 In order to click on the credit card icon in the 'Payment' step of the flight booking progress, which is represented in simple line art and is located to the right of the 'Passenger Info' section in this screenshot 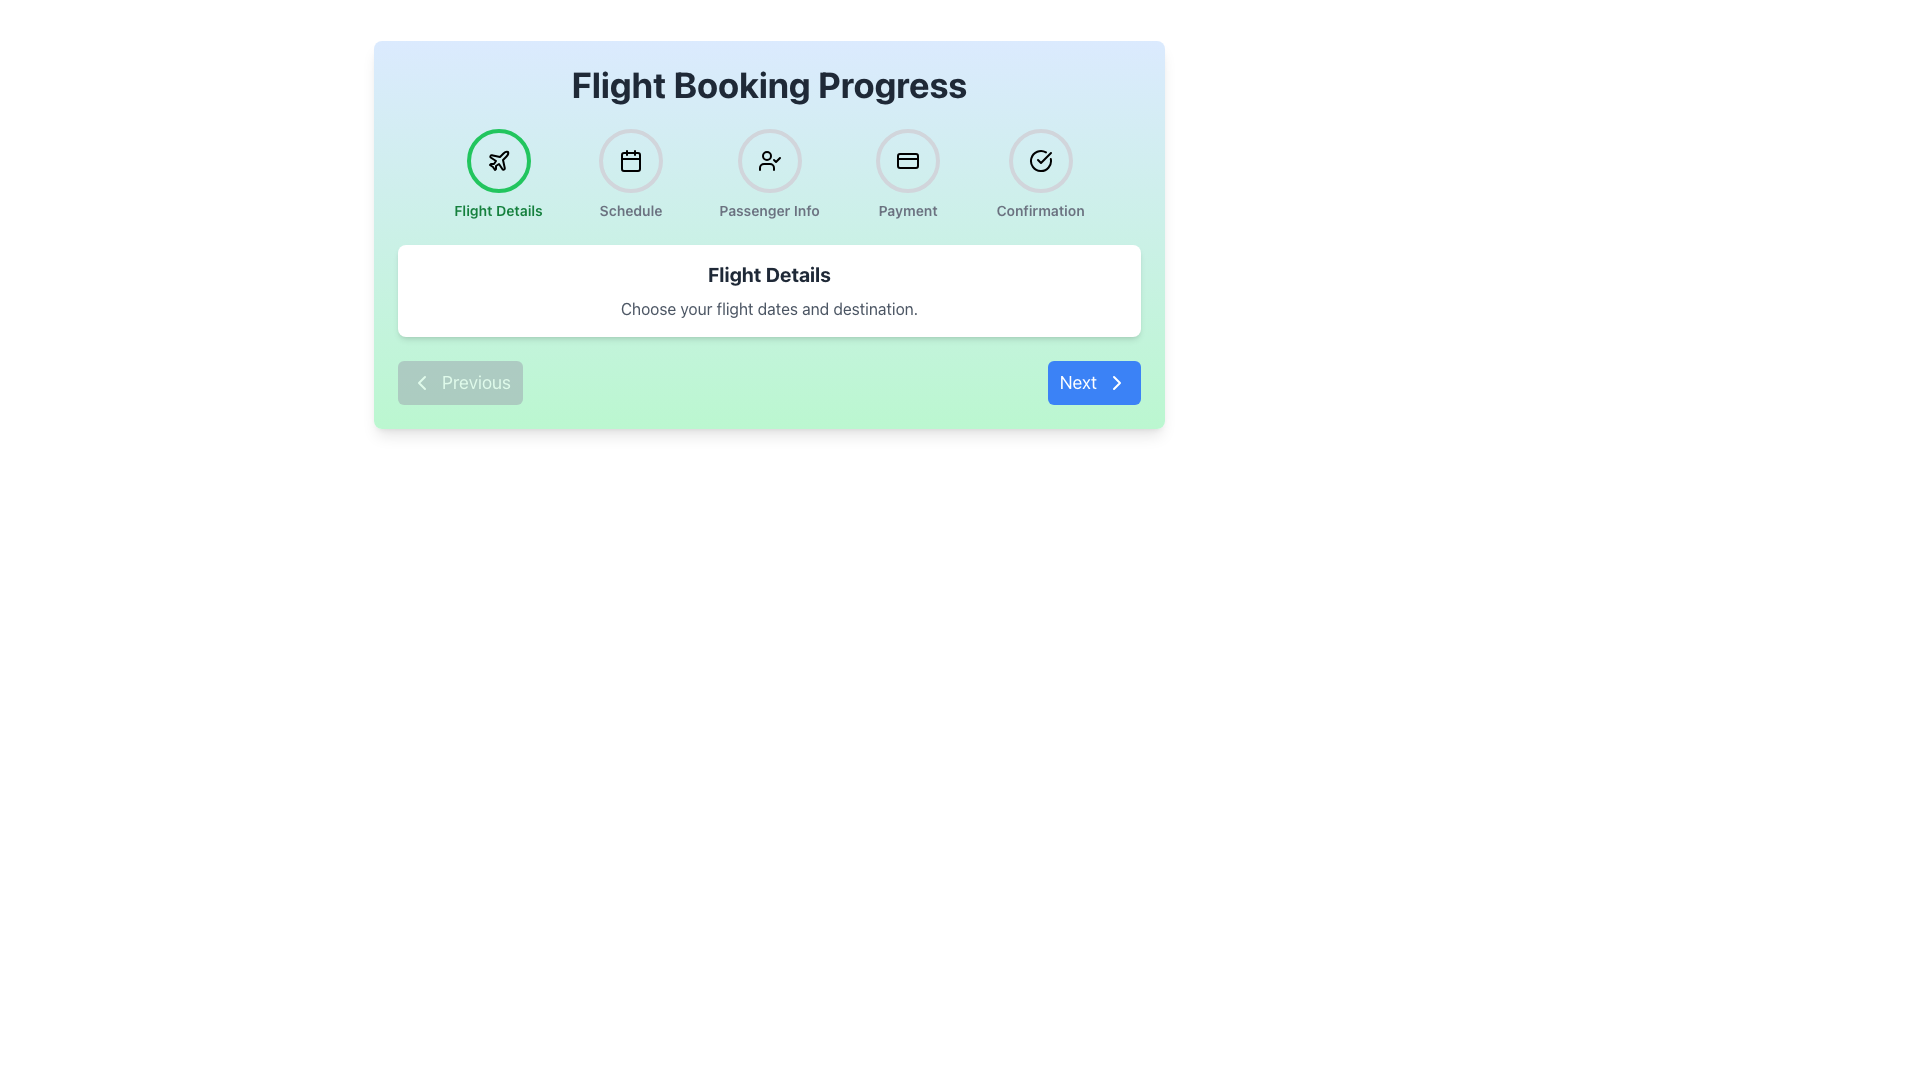, I will do `click(907, 160)`.